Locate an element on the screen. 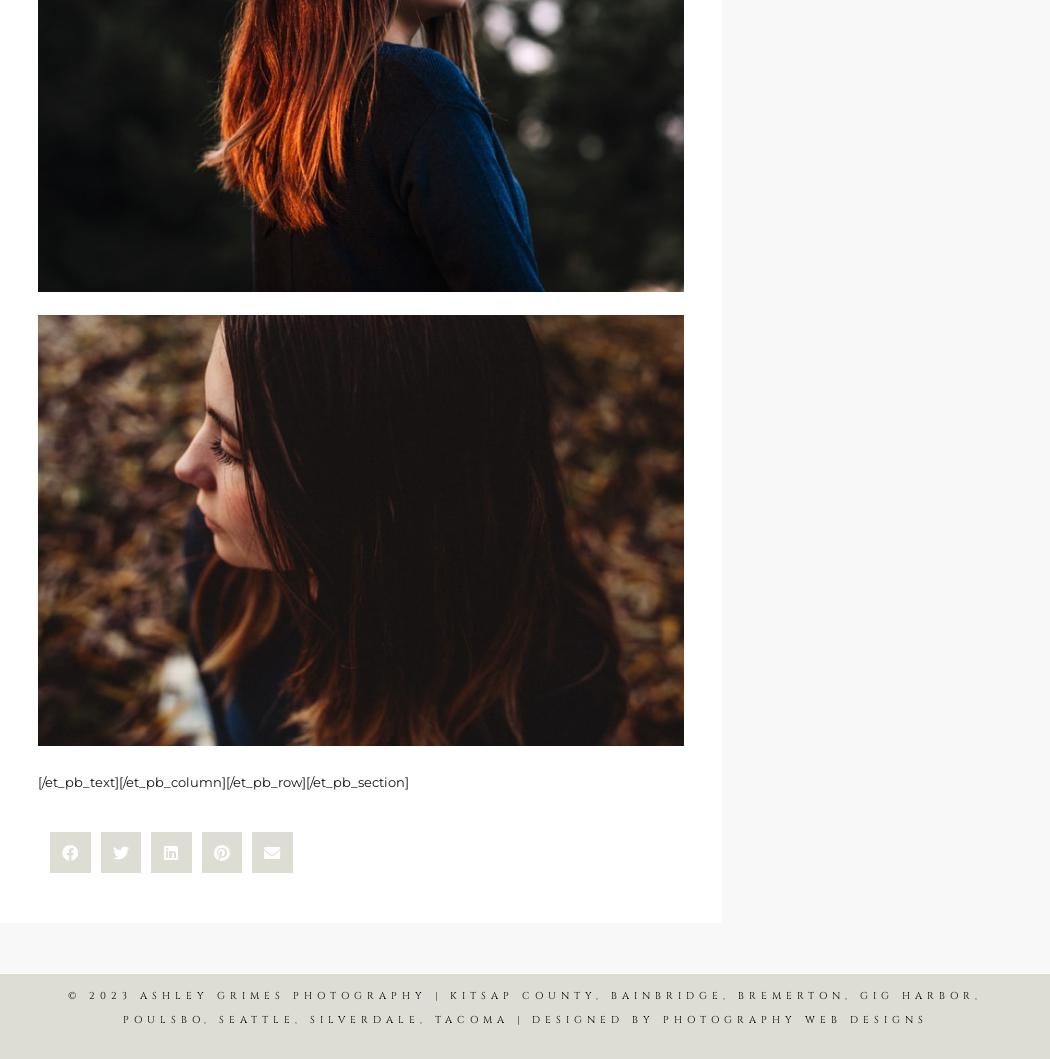 The height and width of the screenshot is (1059, 1050). 'TACOMA' is located at coordinates (471, 1017).